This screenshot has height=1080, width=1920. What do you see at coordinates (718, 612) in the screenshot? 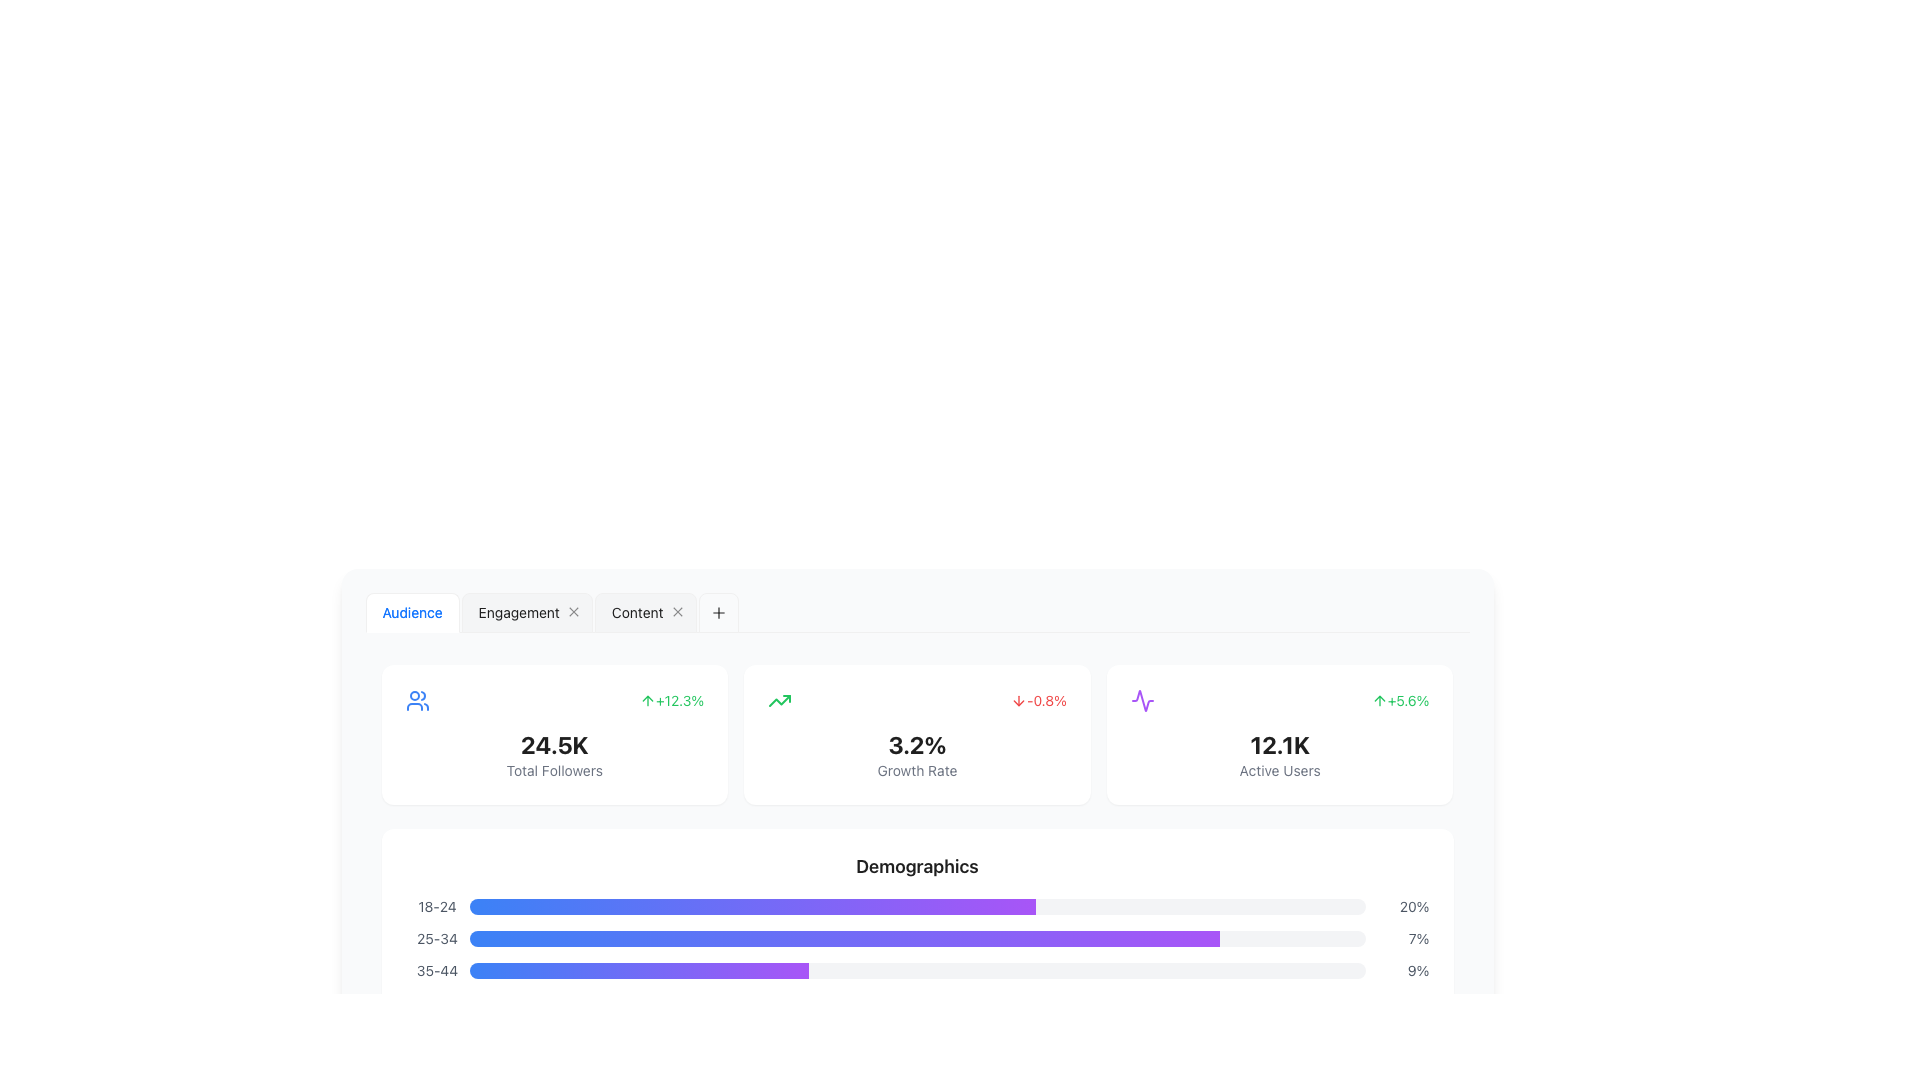
I see `the circular '+' button located to the far right of the tab navigation bar, following the 'Content' tab` at bounding box center [718, 612].